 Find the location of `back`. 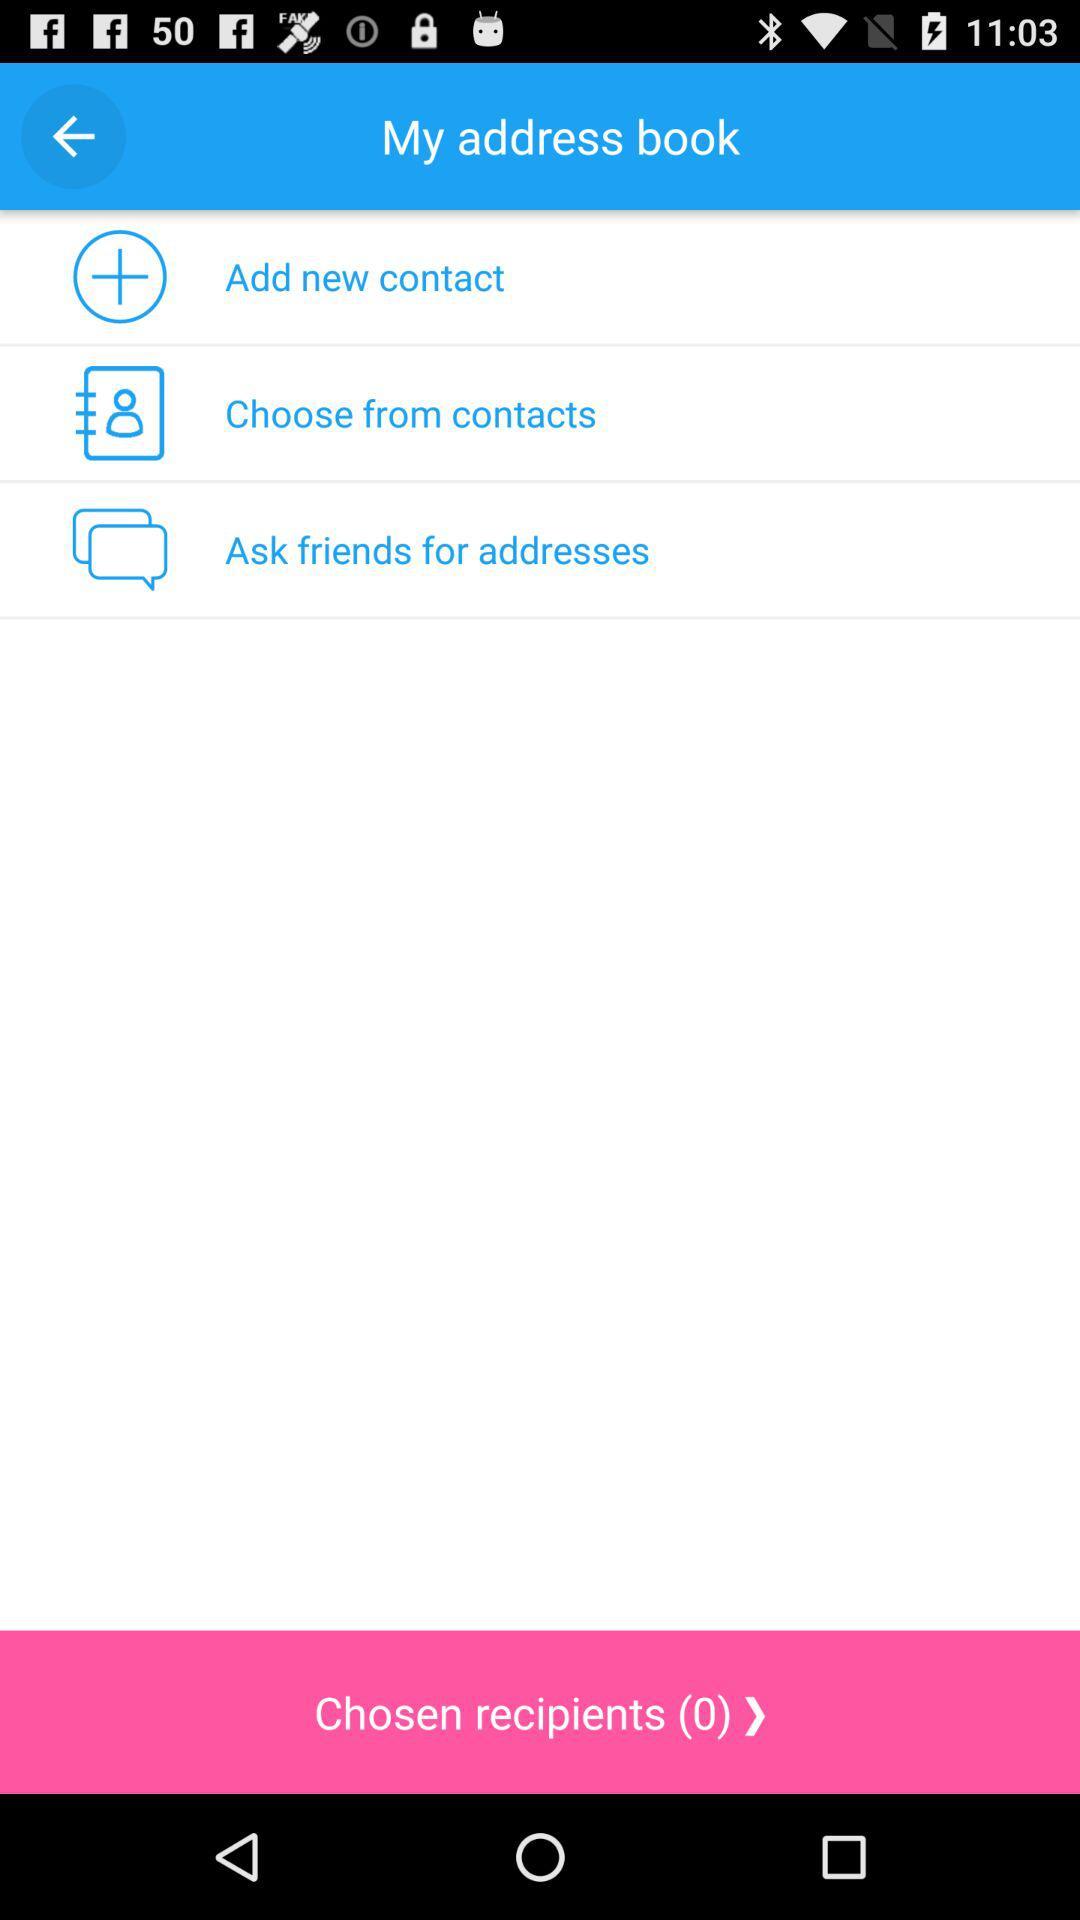

back is located at coordinates (72, 135).